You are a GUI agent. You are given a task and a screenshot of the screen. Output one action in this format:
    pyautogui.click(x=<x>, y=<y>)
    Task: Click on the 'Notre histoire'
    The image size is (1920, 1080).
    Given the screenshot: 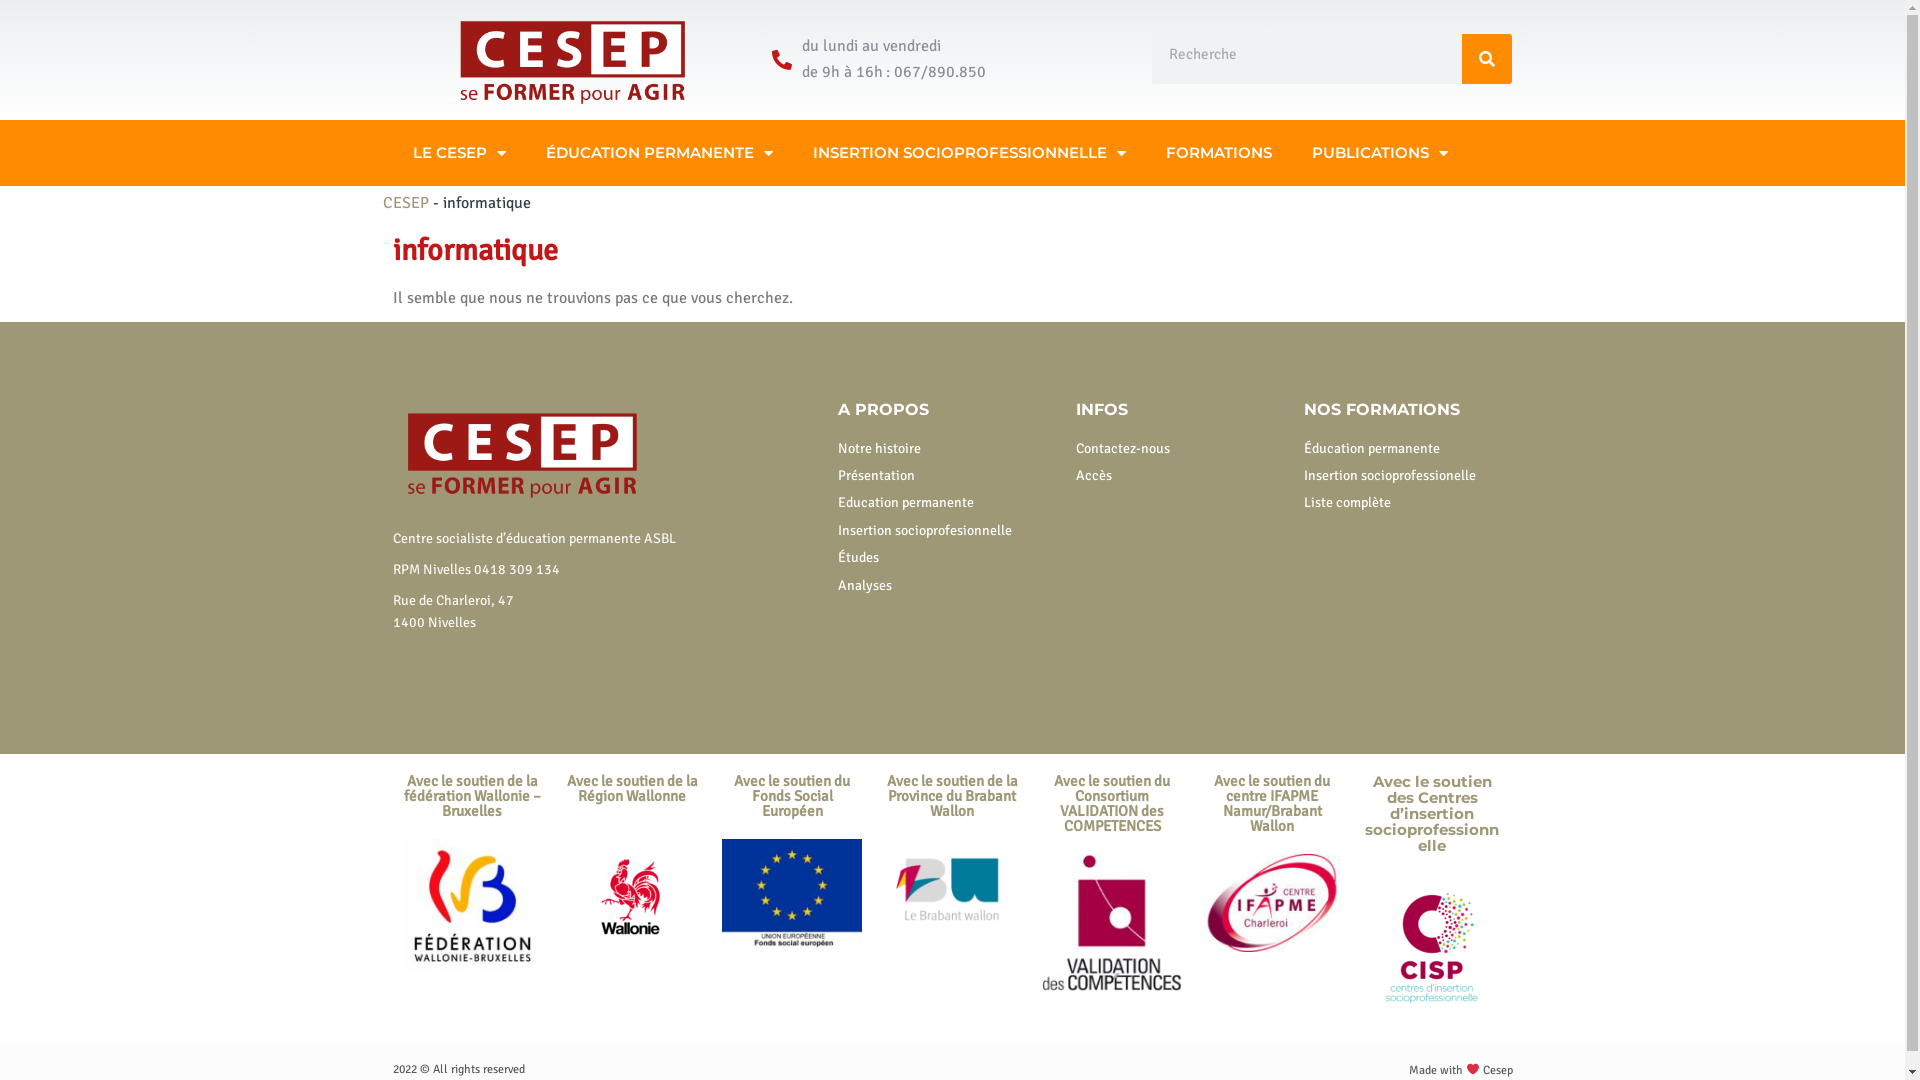 What is the action you would take?
    pyautogui.click(x=946, y=447)
    